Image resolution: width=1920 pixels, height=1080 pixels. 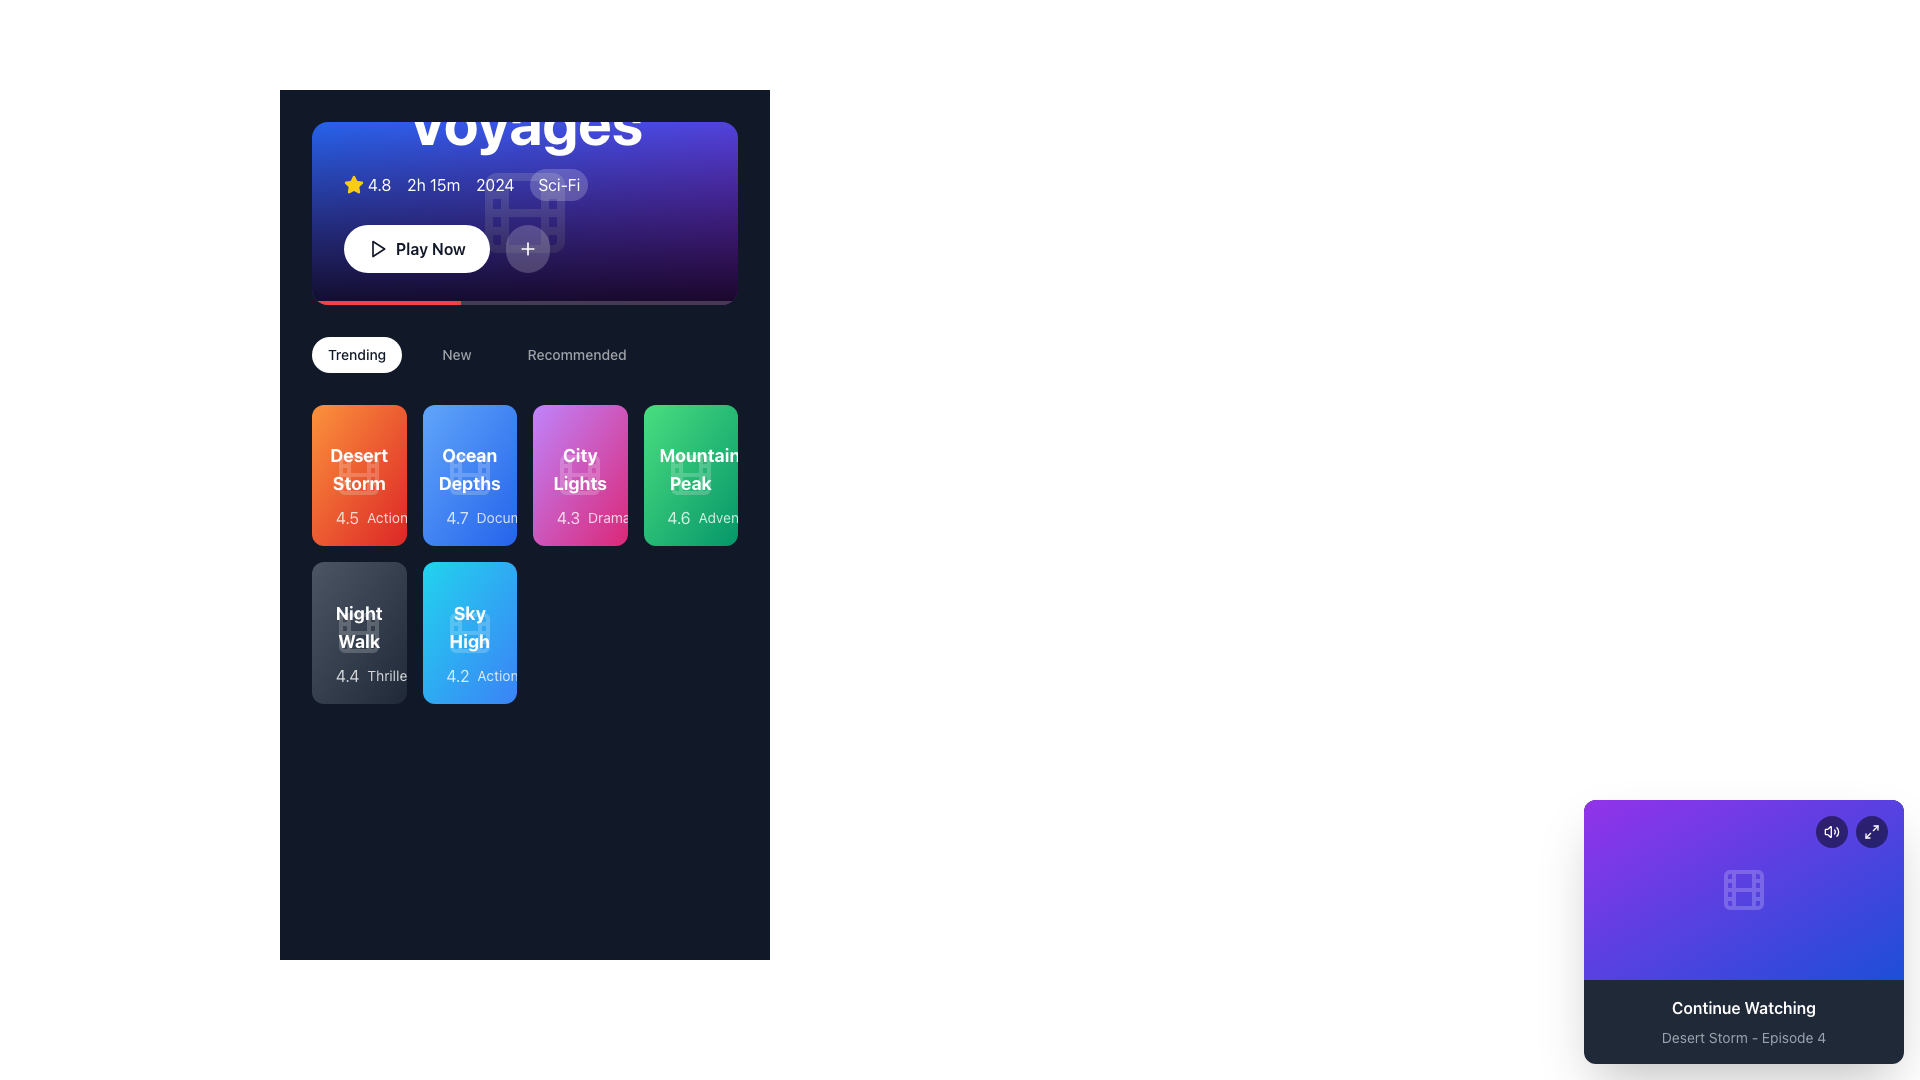 I want to click on the decorative icon representing a film reel located in the bottom-right overlay card, so click(x=1742, y=889).